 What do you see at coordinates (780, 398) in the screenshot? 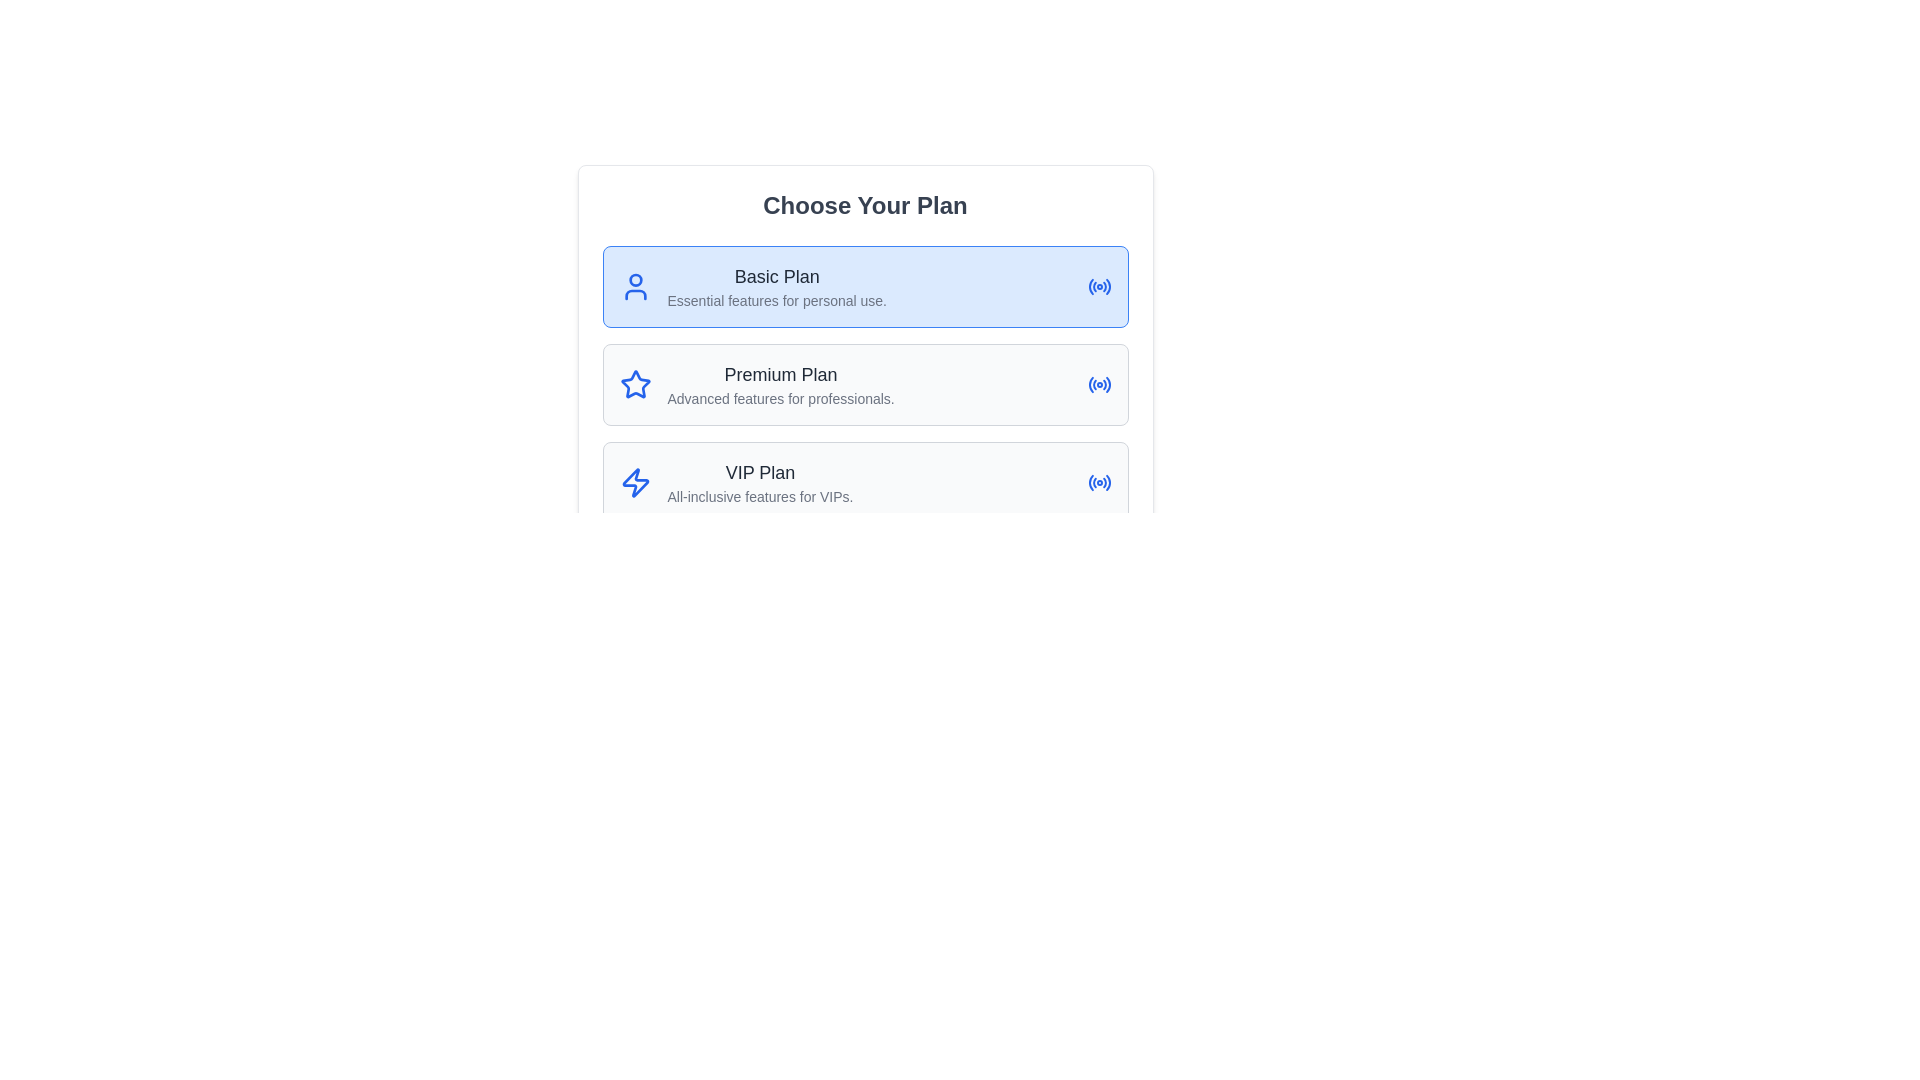
I see `descriptive label text below the bold title 'Premium Plan' to understand the features or benefits associated with selecting this plan` at bounding box center [780, 398].